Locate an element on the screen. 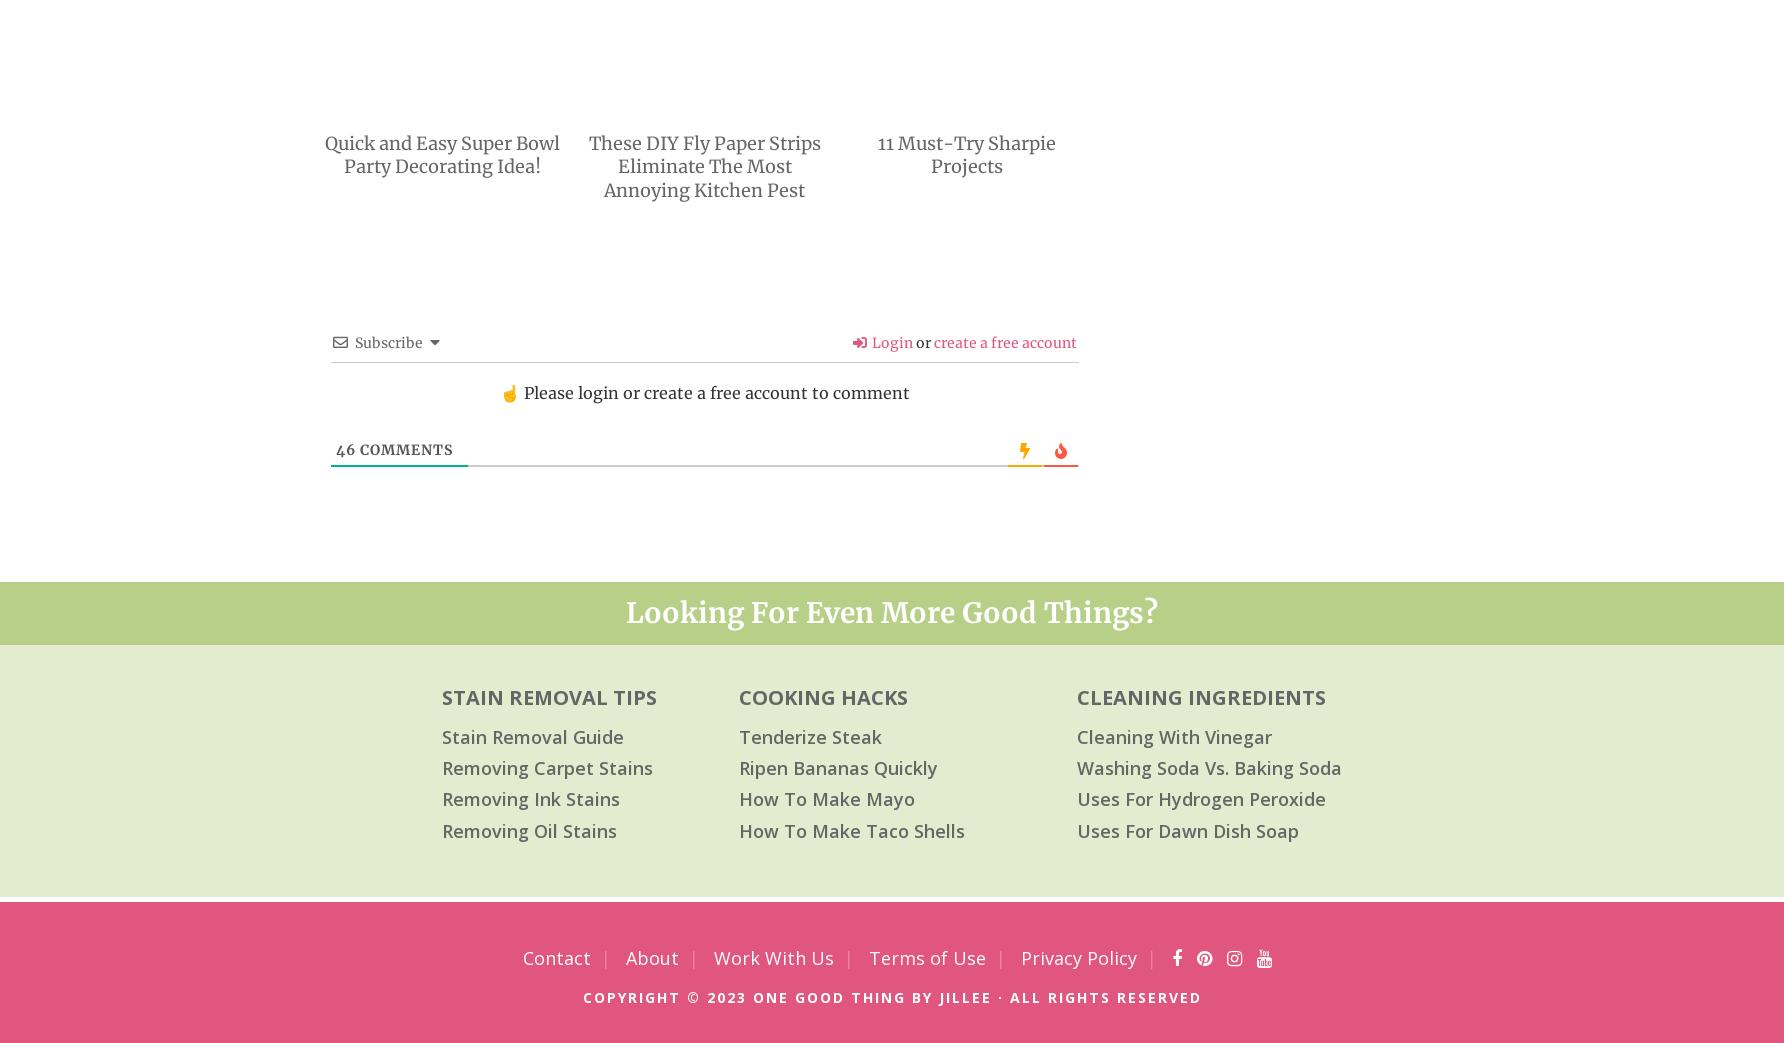 The width and height of the screenshot is (1784, 1043). 'Uses For Hydrogen Peroxide' is located at coordinates (1201, 798).